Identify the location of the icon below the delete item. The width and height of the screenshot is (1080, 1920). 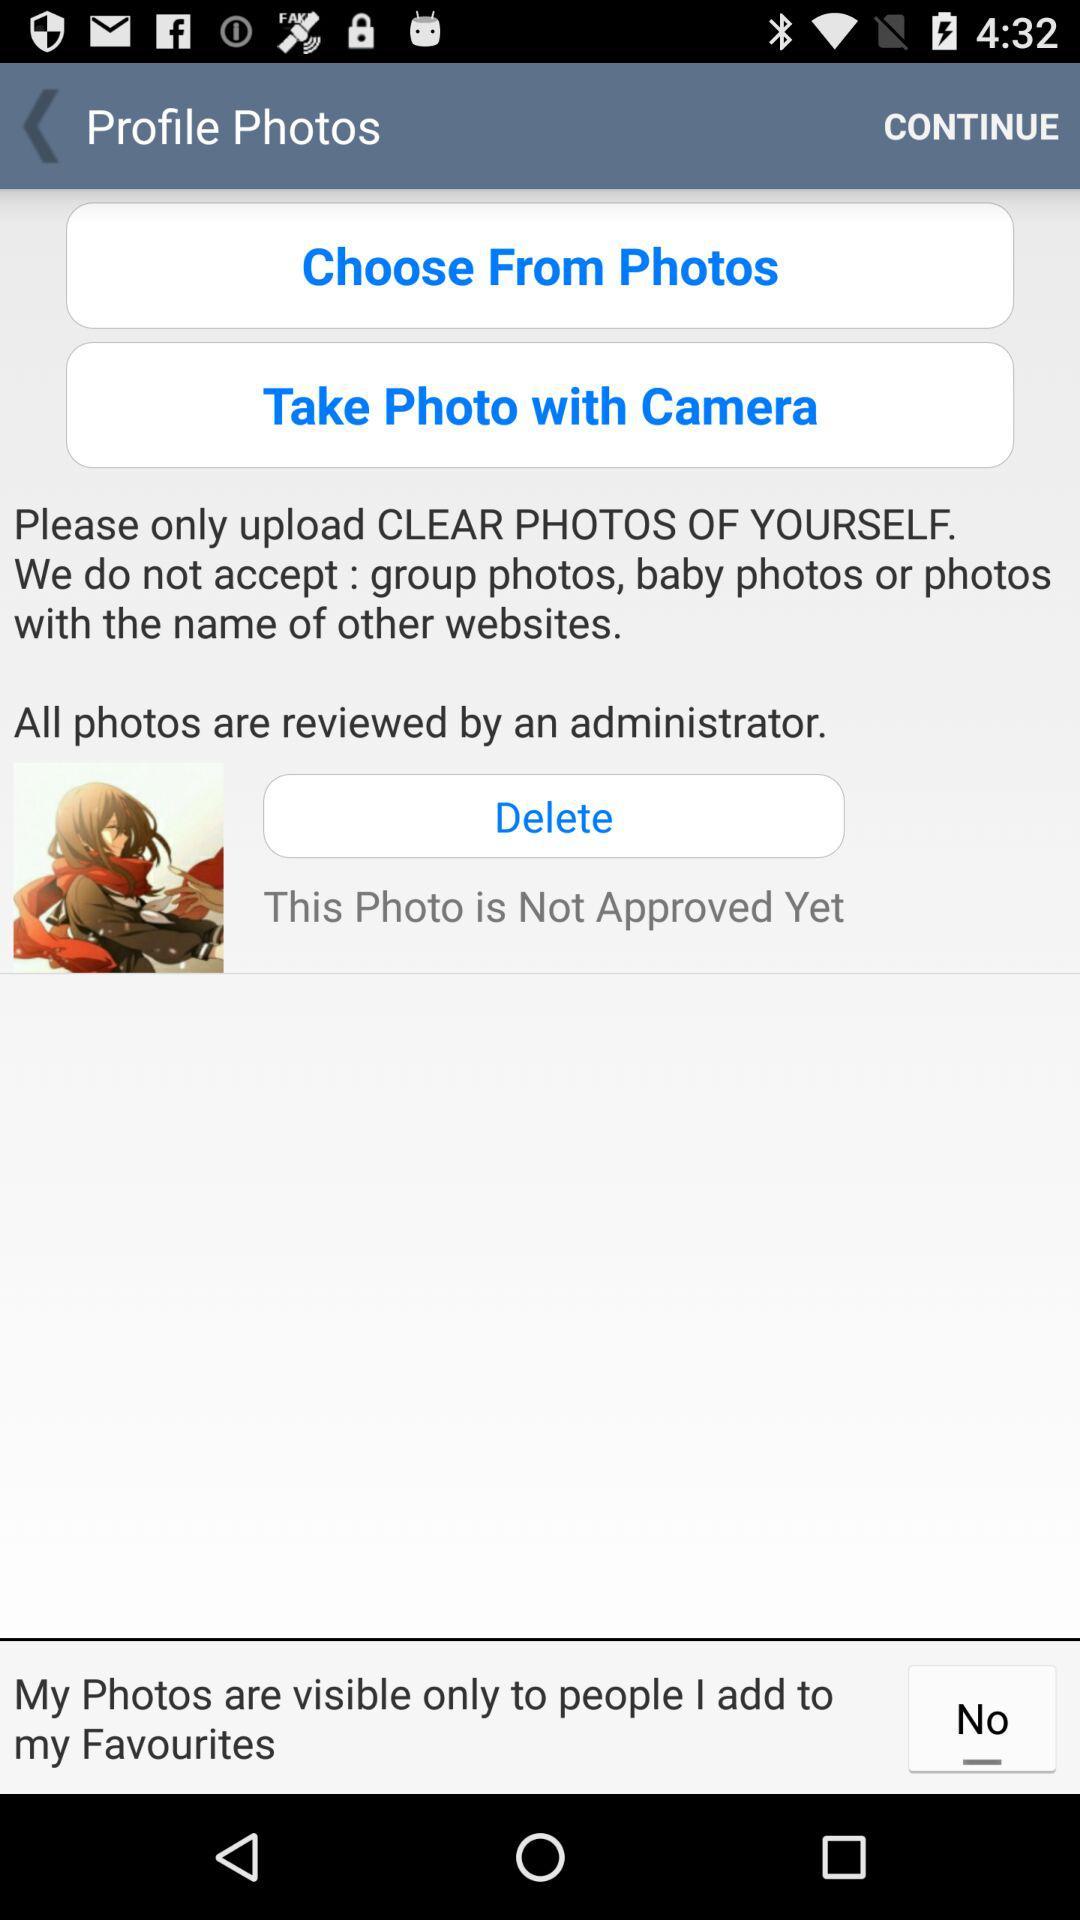
(553, 904).